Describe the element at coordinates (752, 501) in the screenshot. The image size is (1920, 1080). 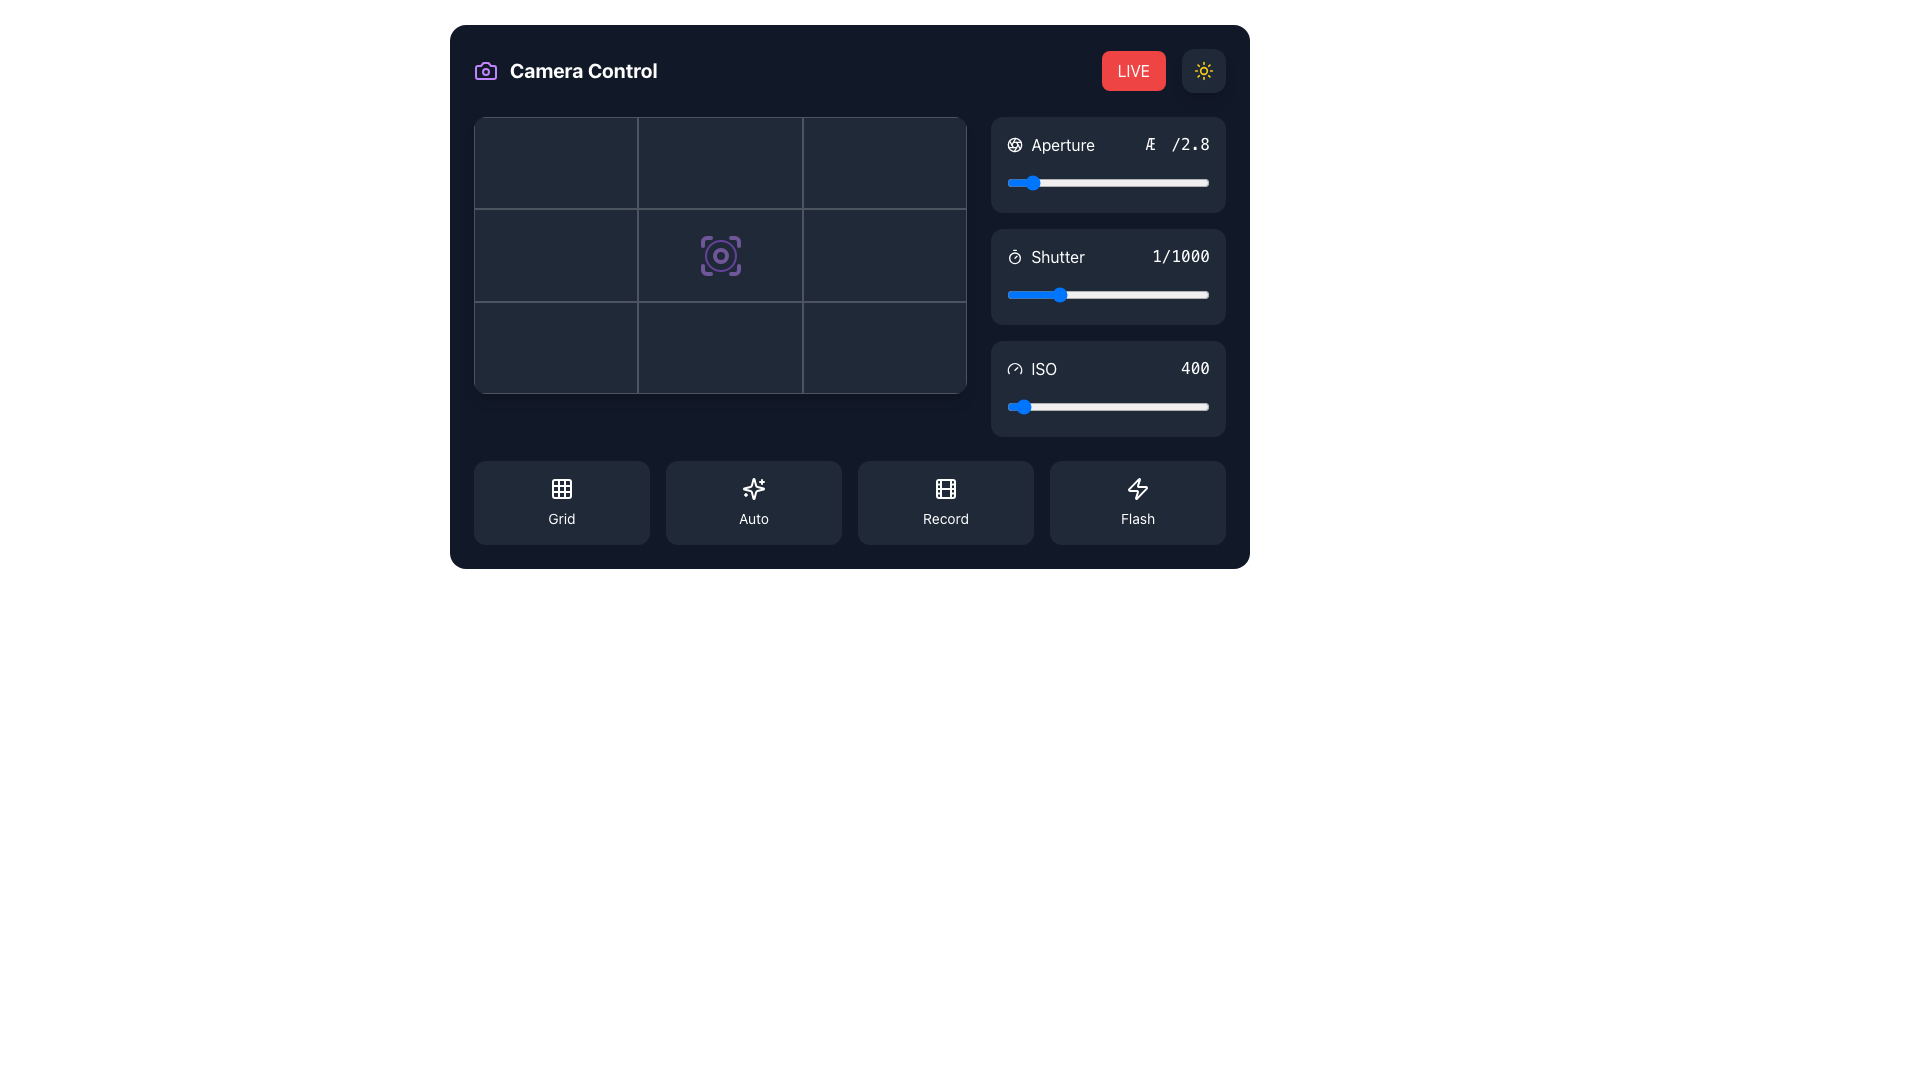
I see `the 'Auto' button located between the 'Grid' button on the left and the 'Record' button on the right` at that location.